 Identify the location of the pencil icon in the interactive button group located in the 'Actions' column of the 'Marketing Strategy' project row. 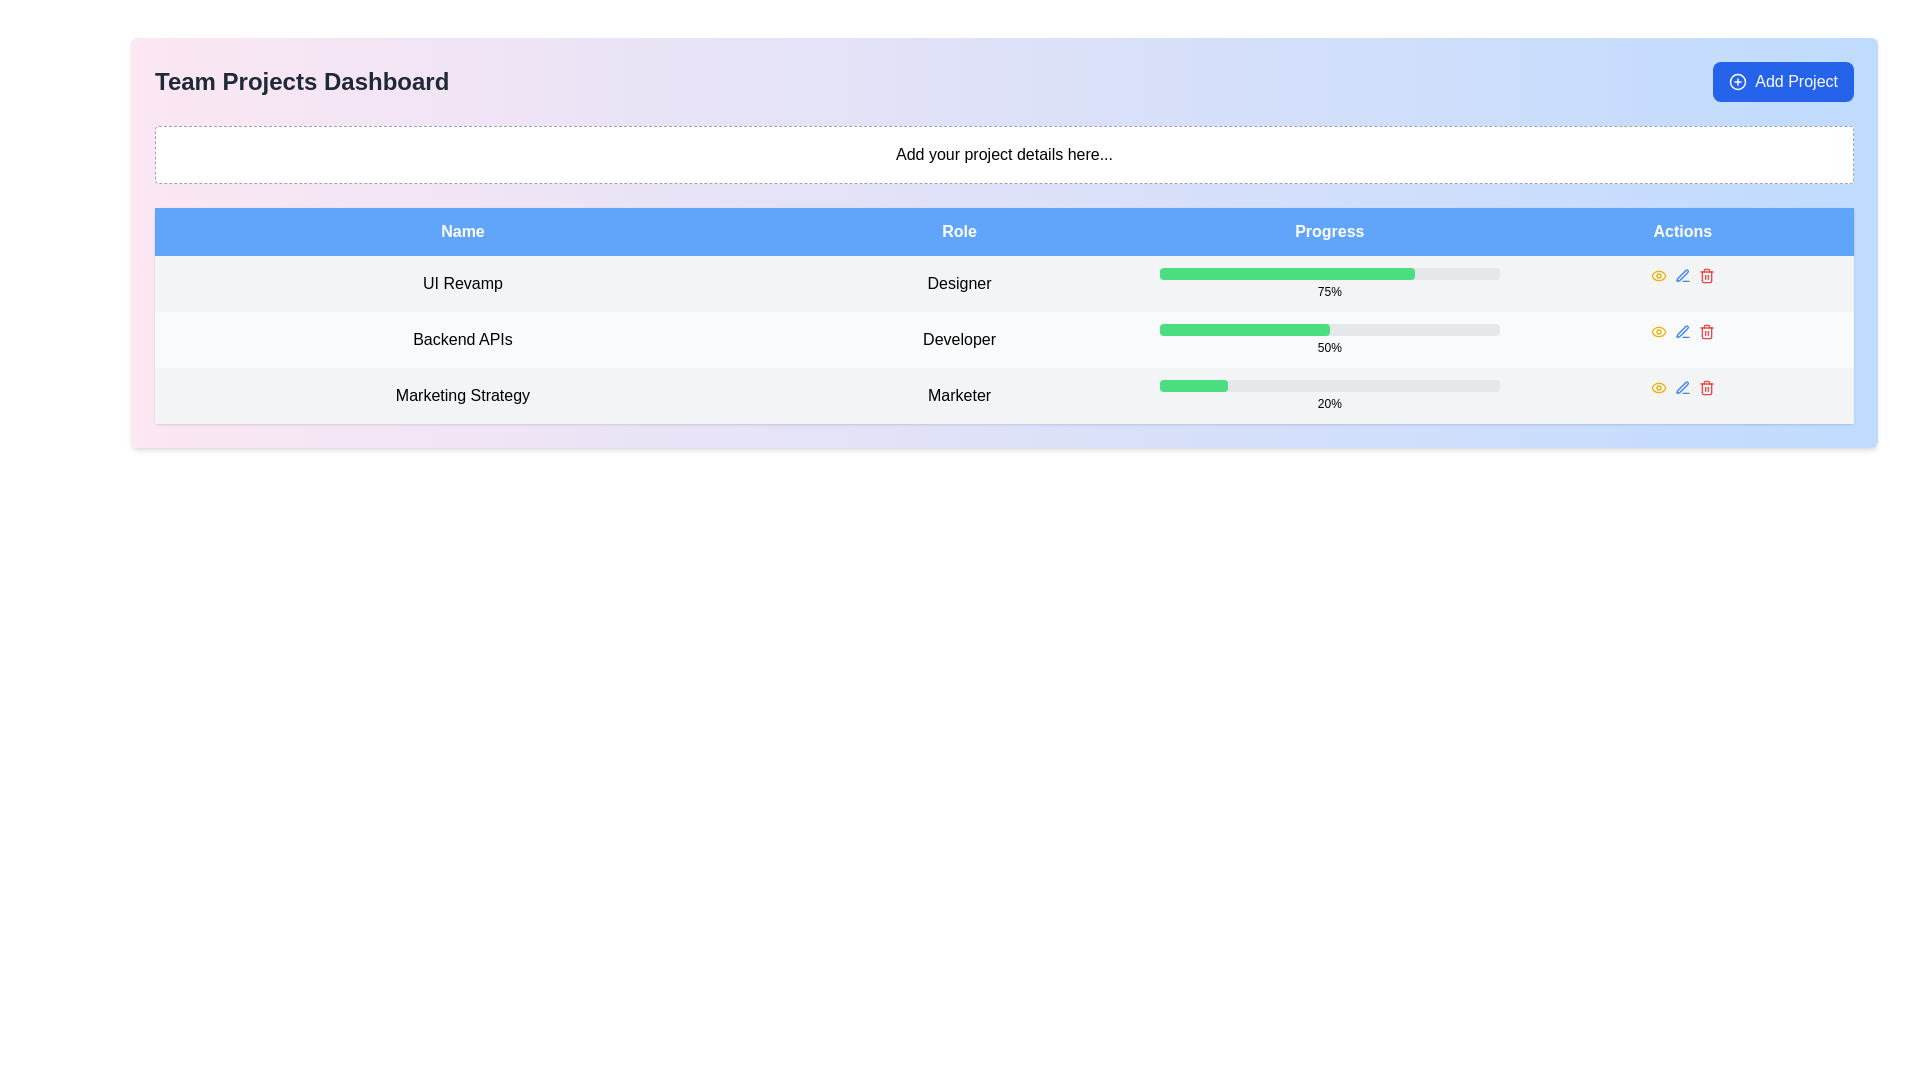
(1681, 388).